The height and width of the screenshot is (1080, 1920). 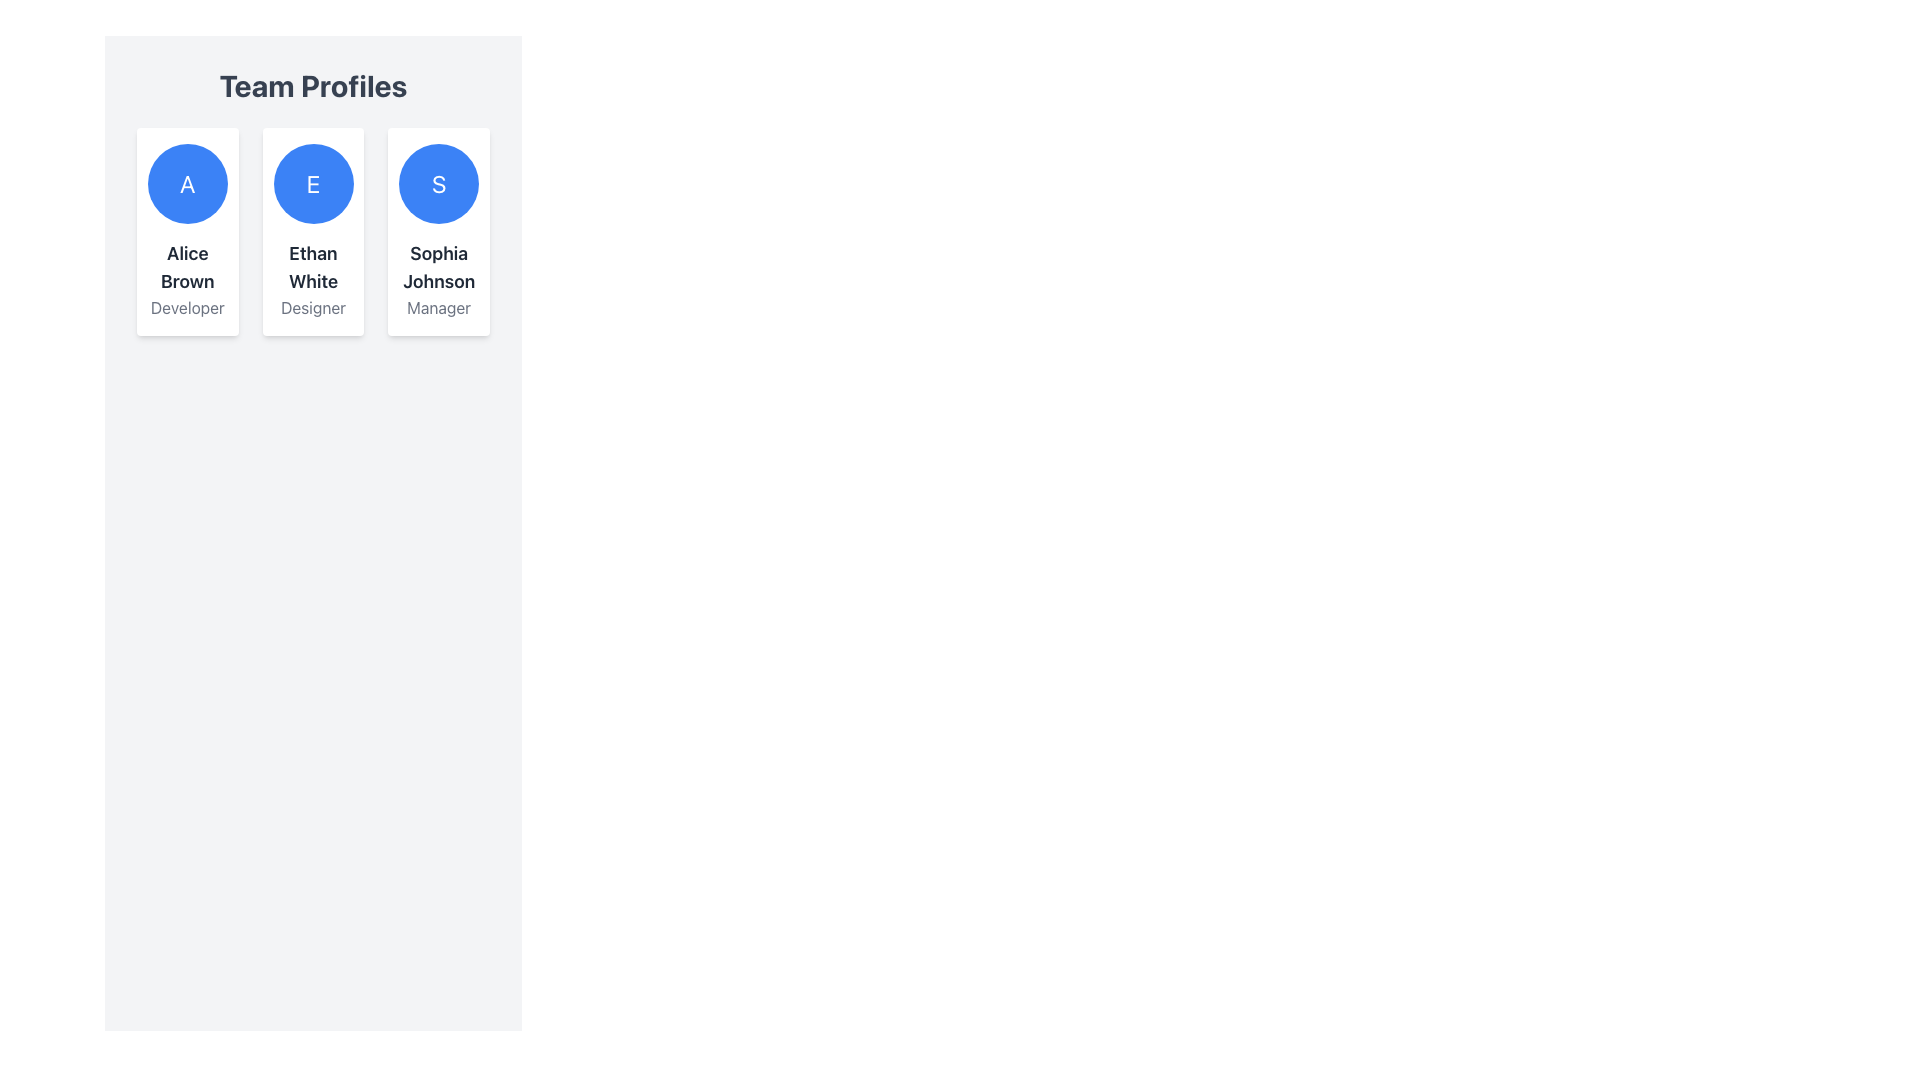 What do you see at coordinates (438, 230) in the screenshot?
I see `the user profile card displaying 'Sophia Johnson', which features a circular blue background with an 'S' in the center, located beneath 'Team Profiles'` at bounding box center [438, 230].